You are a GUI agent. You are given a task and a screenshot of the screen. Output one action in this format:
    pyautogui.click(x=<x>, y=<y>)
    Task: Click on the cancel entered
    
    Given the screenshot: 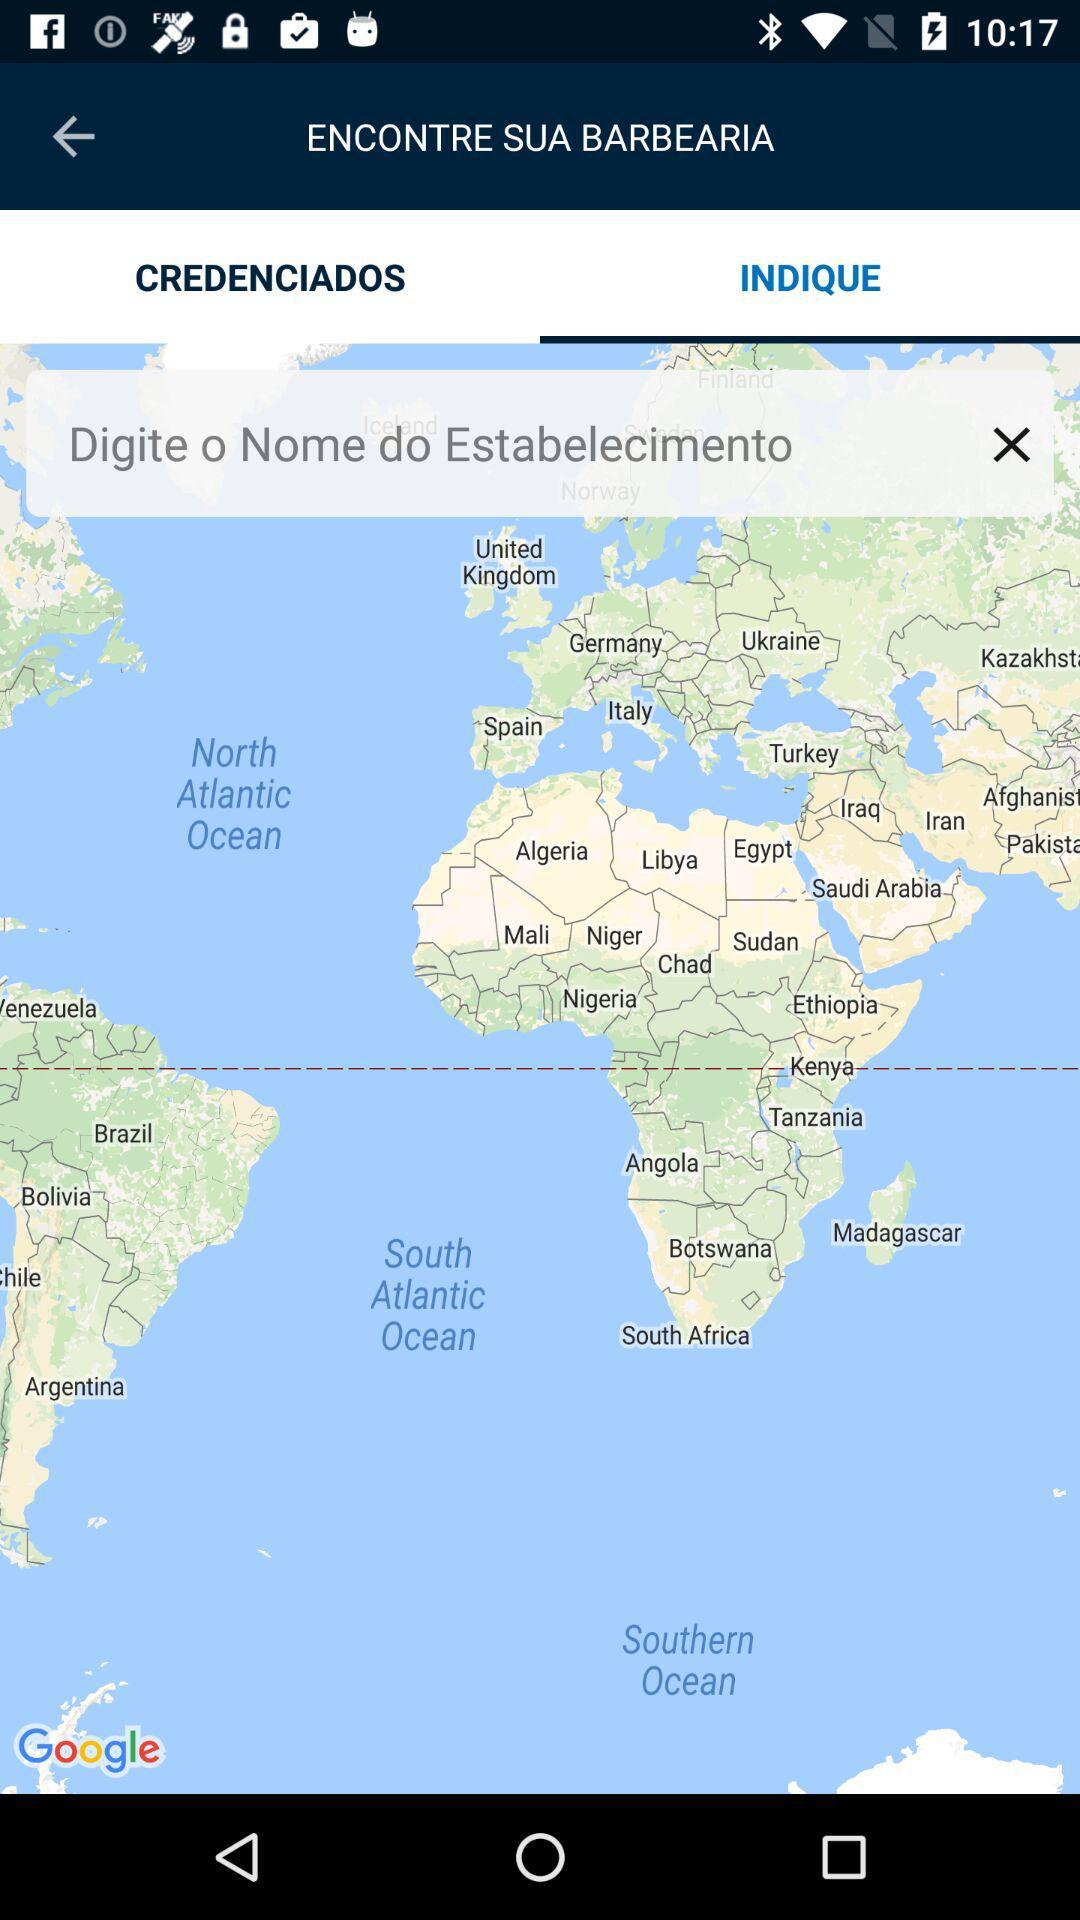 What is the action you would take?
    pyautogui.click(x=1011, y=443)
    